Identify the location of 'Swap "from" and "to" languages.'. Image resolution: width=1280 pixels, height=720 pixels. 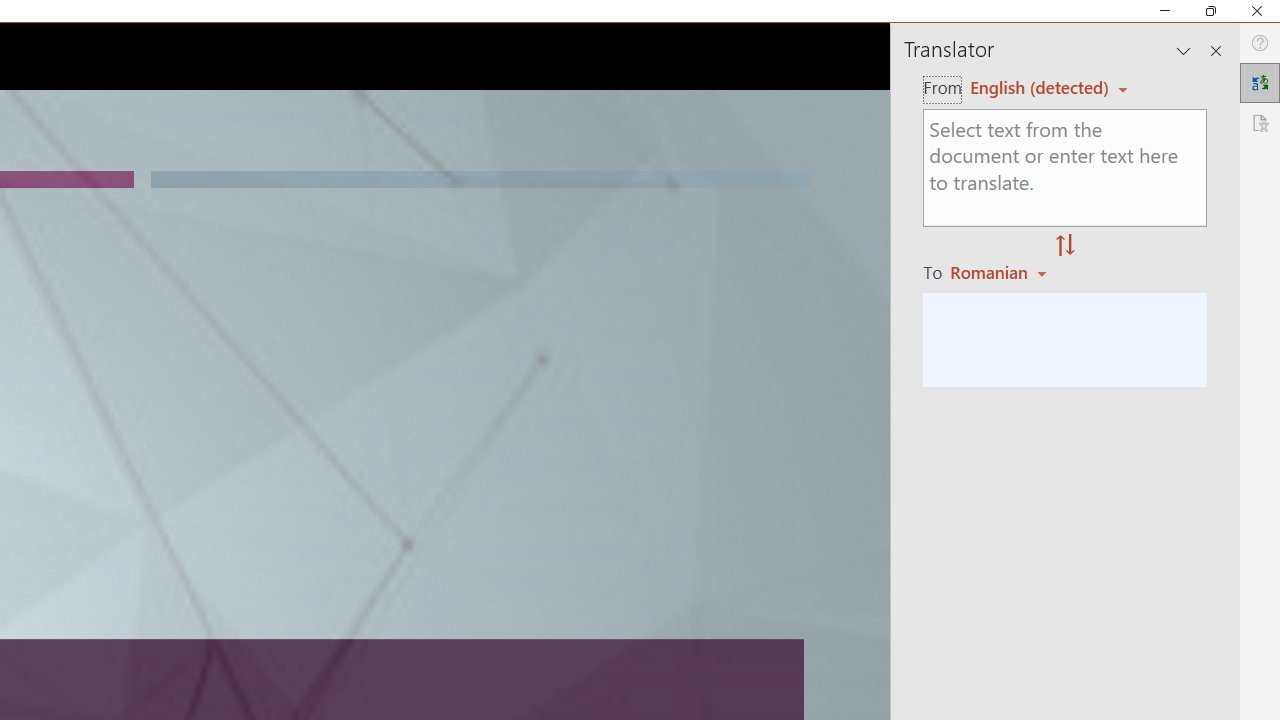
(1064, 244).